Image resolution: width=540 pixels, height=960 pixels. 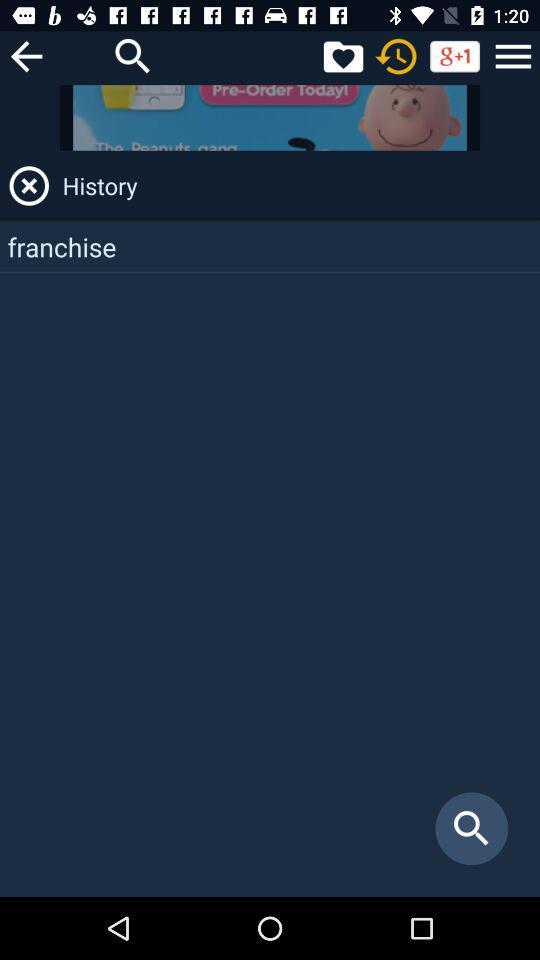 I want to click on exit history, so click(x=28, y=185).